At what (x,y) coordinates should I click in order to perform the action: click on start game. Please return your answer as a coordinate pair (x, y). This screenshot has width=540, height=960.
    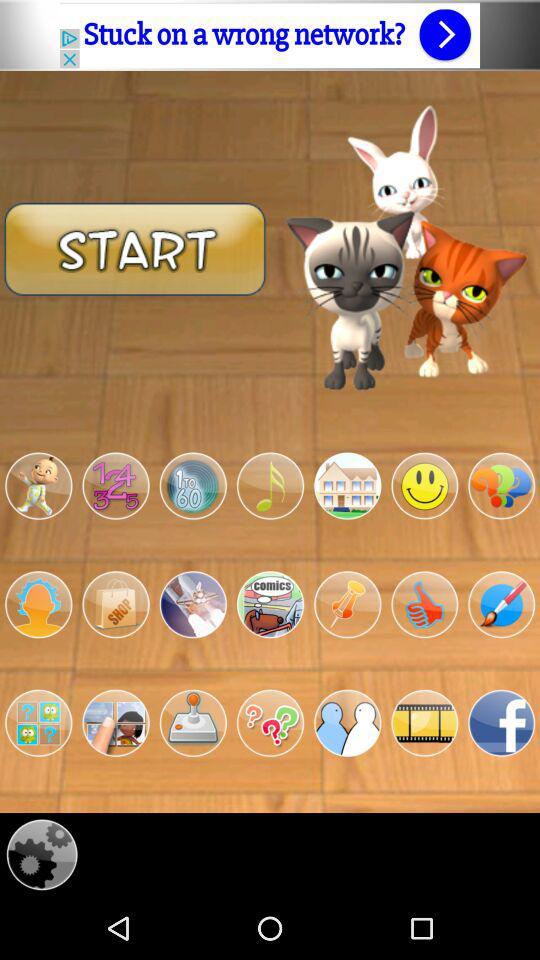
    Looking at the image, I should click on (135, 247).